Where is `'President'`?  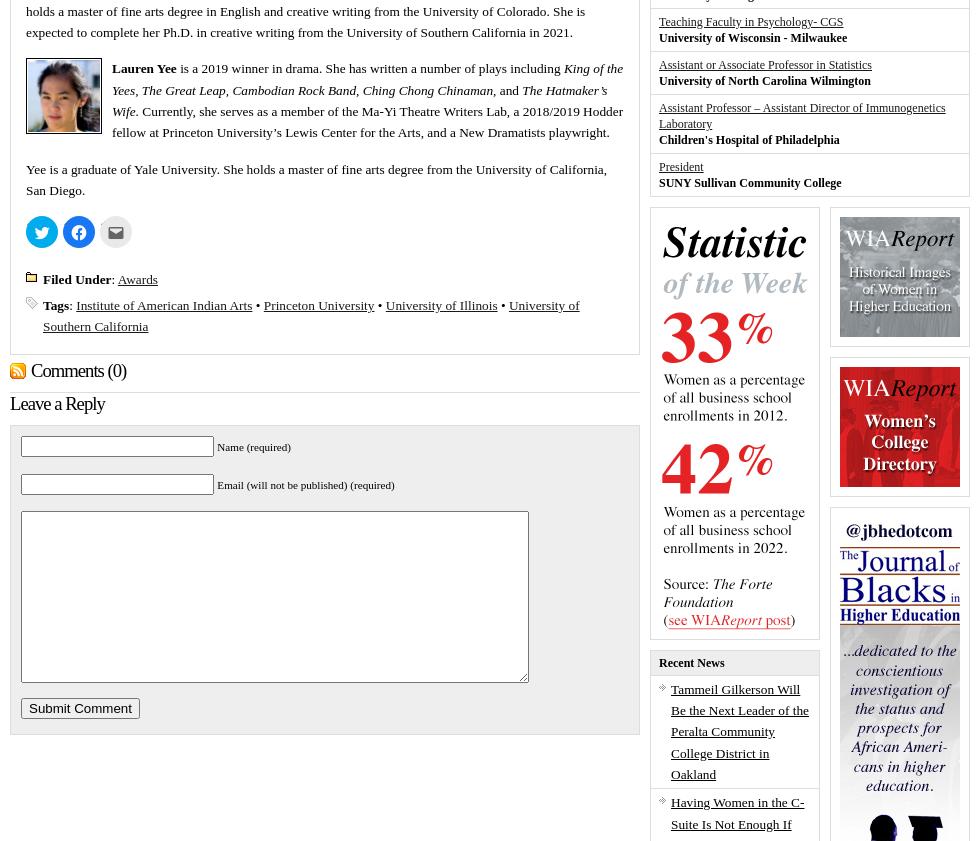 'President' is located at coordinates (658, 165).